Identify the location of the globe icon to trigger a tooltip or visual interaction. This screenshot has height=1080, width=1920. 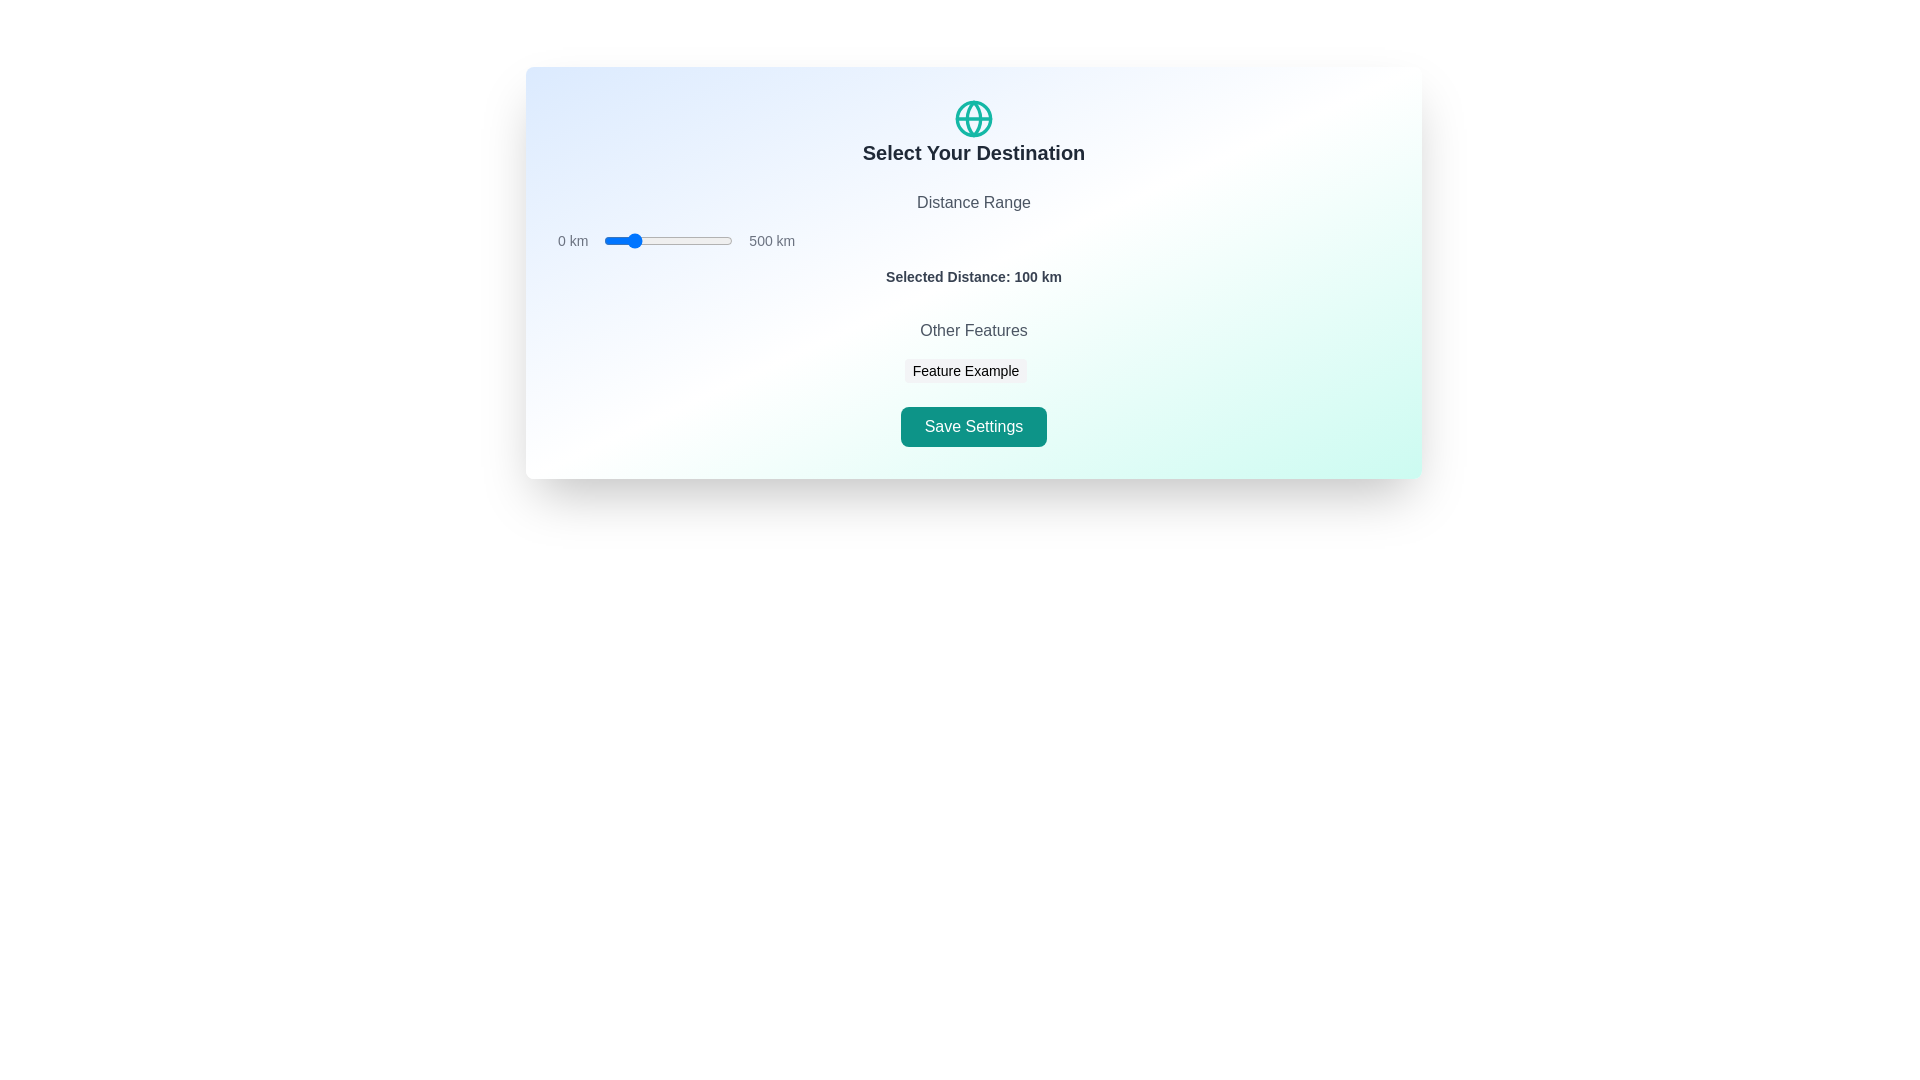
(974, 119).